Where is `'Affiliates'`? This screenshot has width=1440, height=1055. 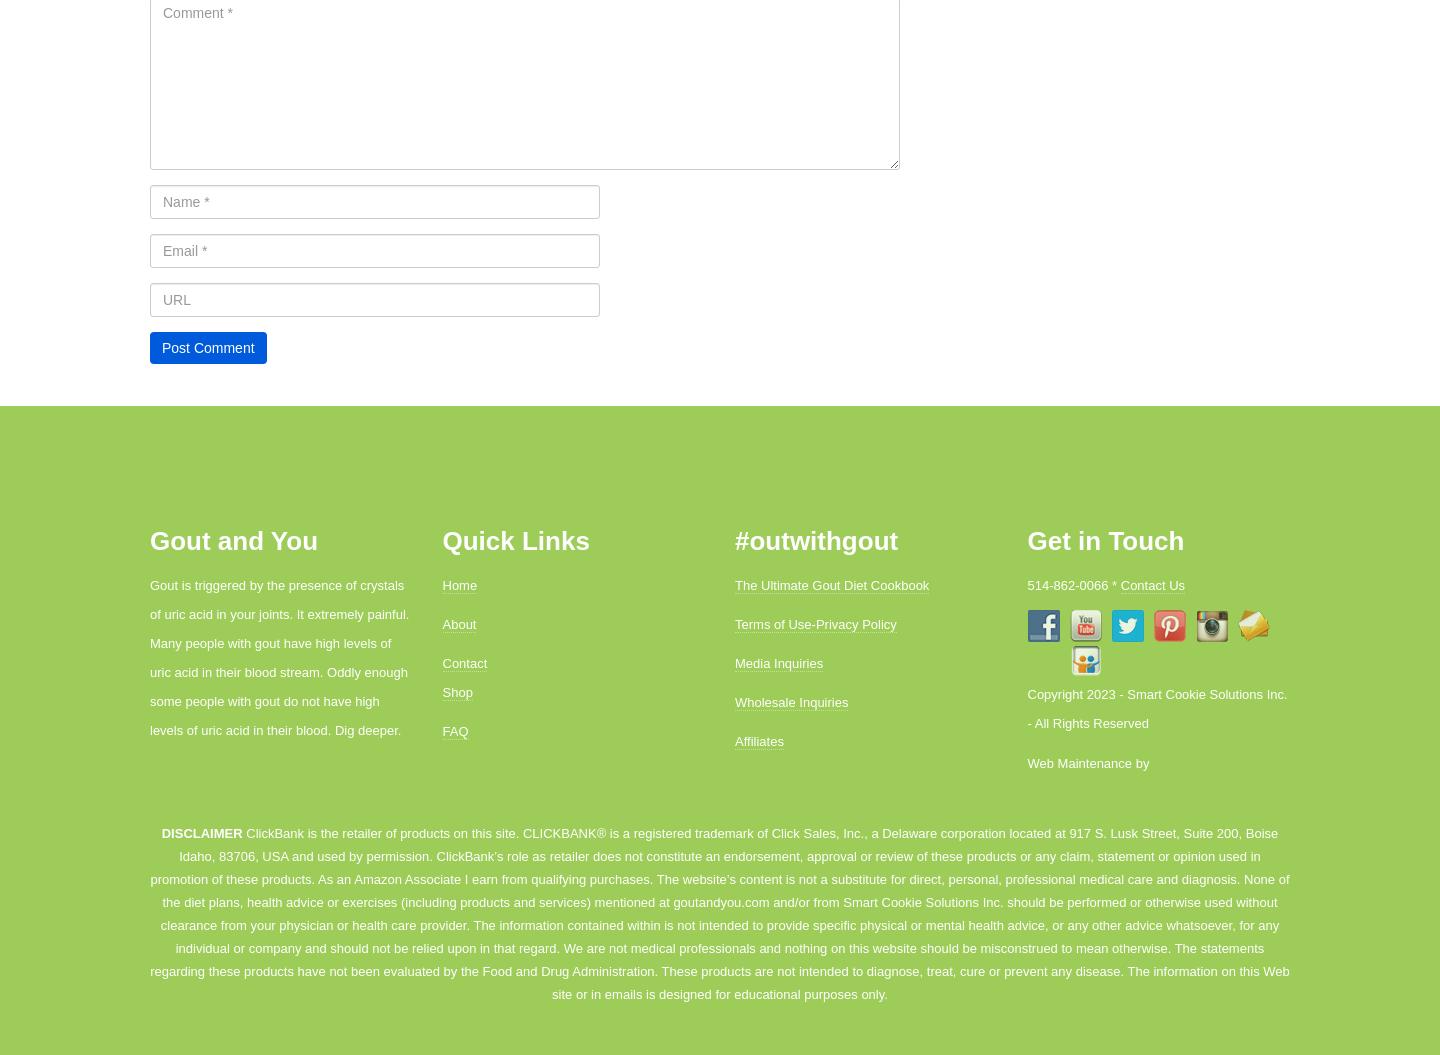 'Affiliates' is located at coordinates (758, 741).